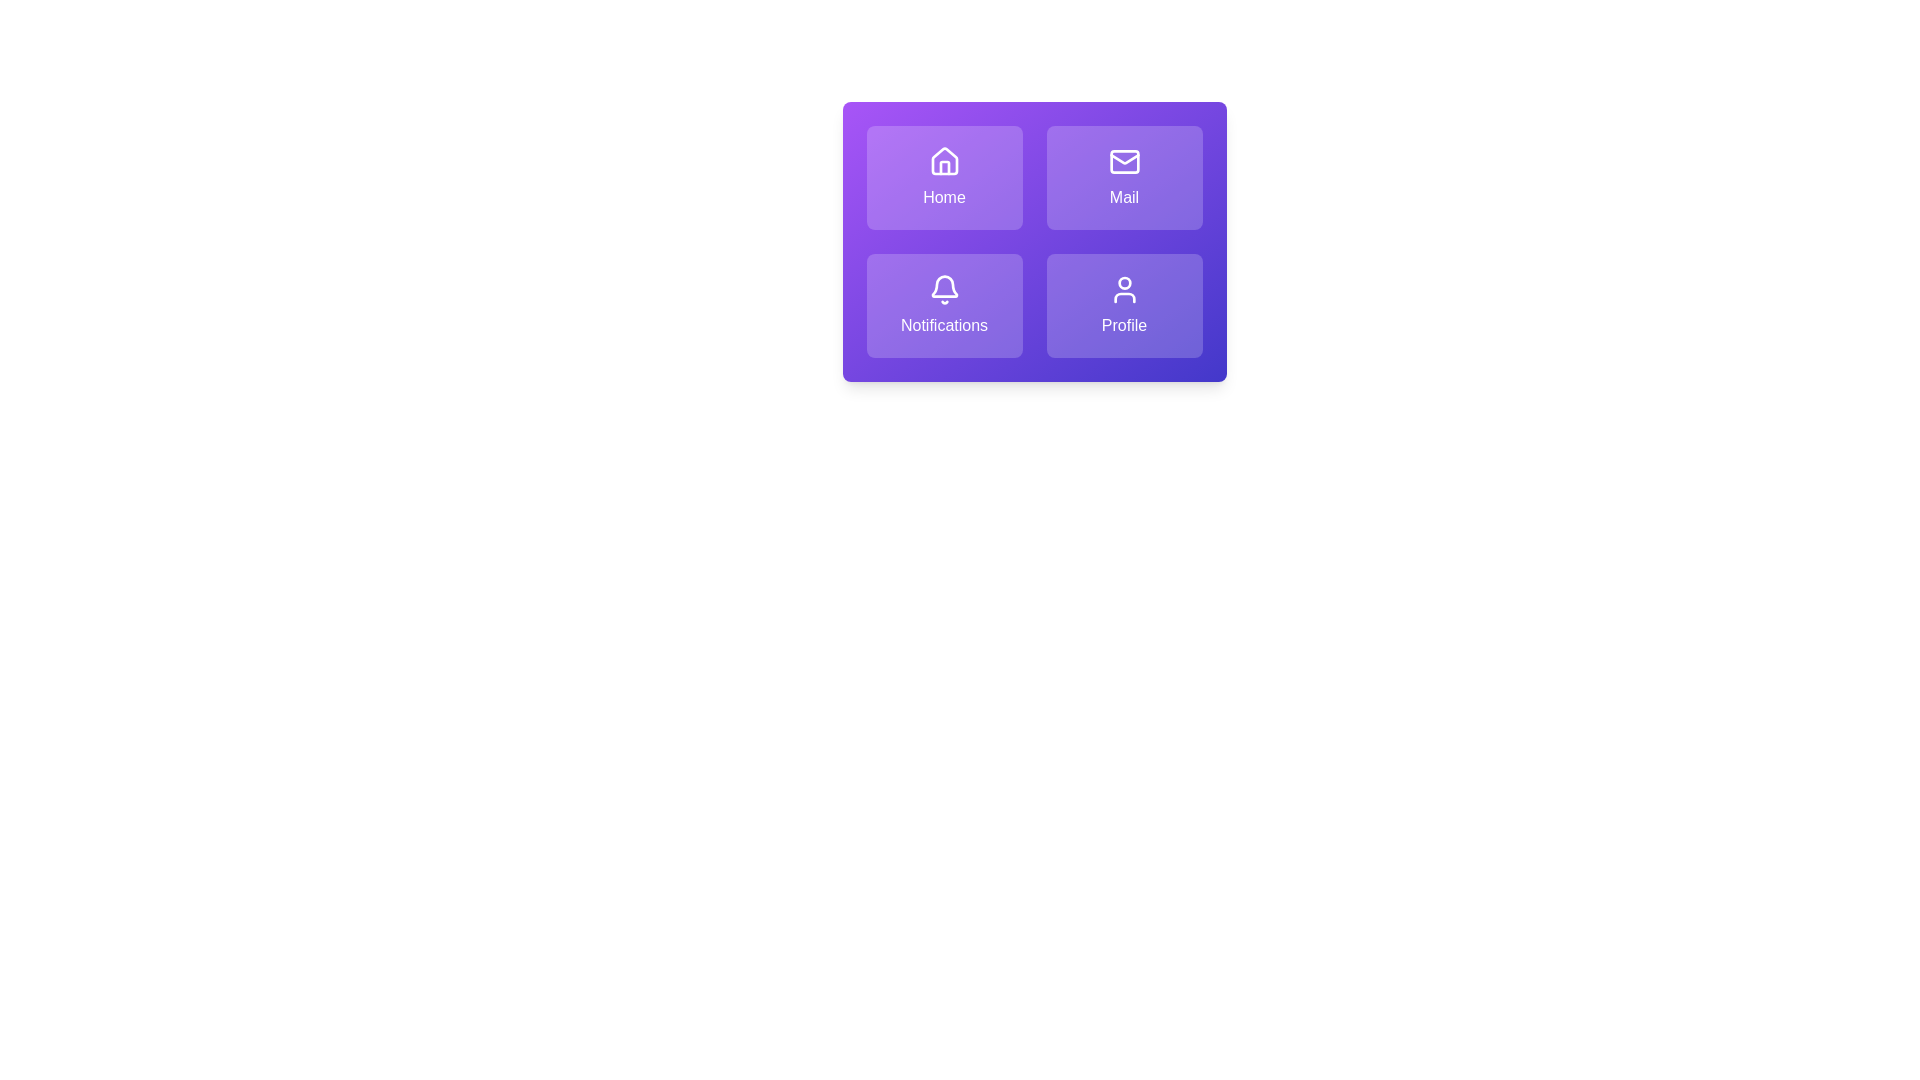  What do you see at coordinates (943, 305) in the screenshot?
I see `the tile labeled Notifications to observe its hover effect` at bounding box center [943, 305].